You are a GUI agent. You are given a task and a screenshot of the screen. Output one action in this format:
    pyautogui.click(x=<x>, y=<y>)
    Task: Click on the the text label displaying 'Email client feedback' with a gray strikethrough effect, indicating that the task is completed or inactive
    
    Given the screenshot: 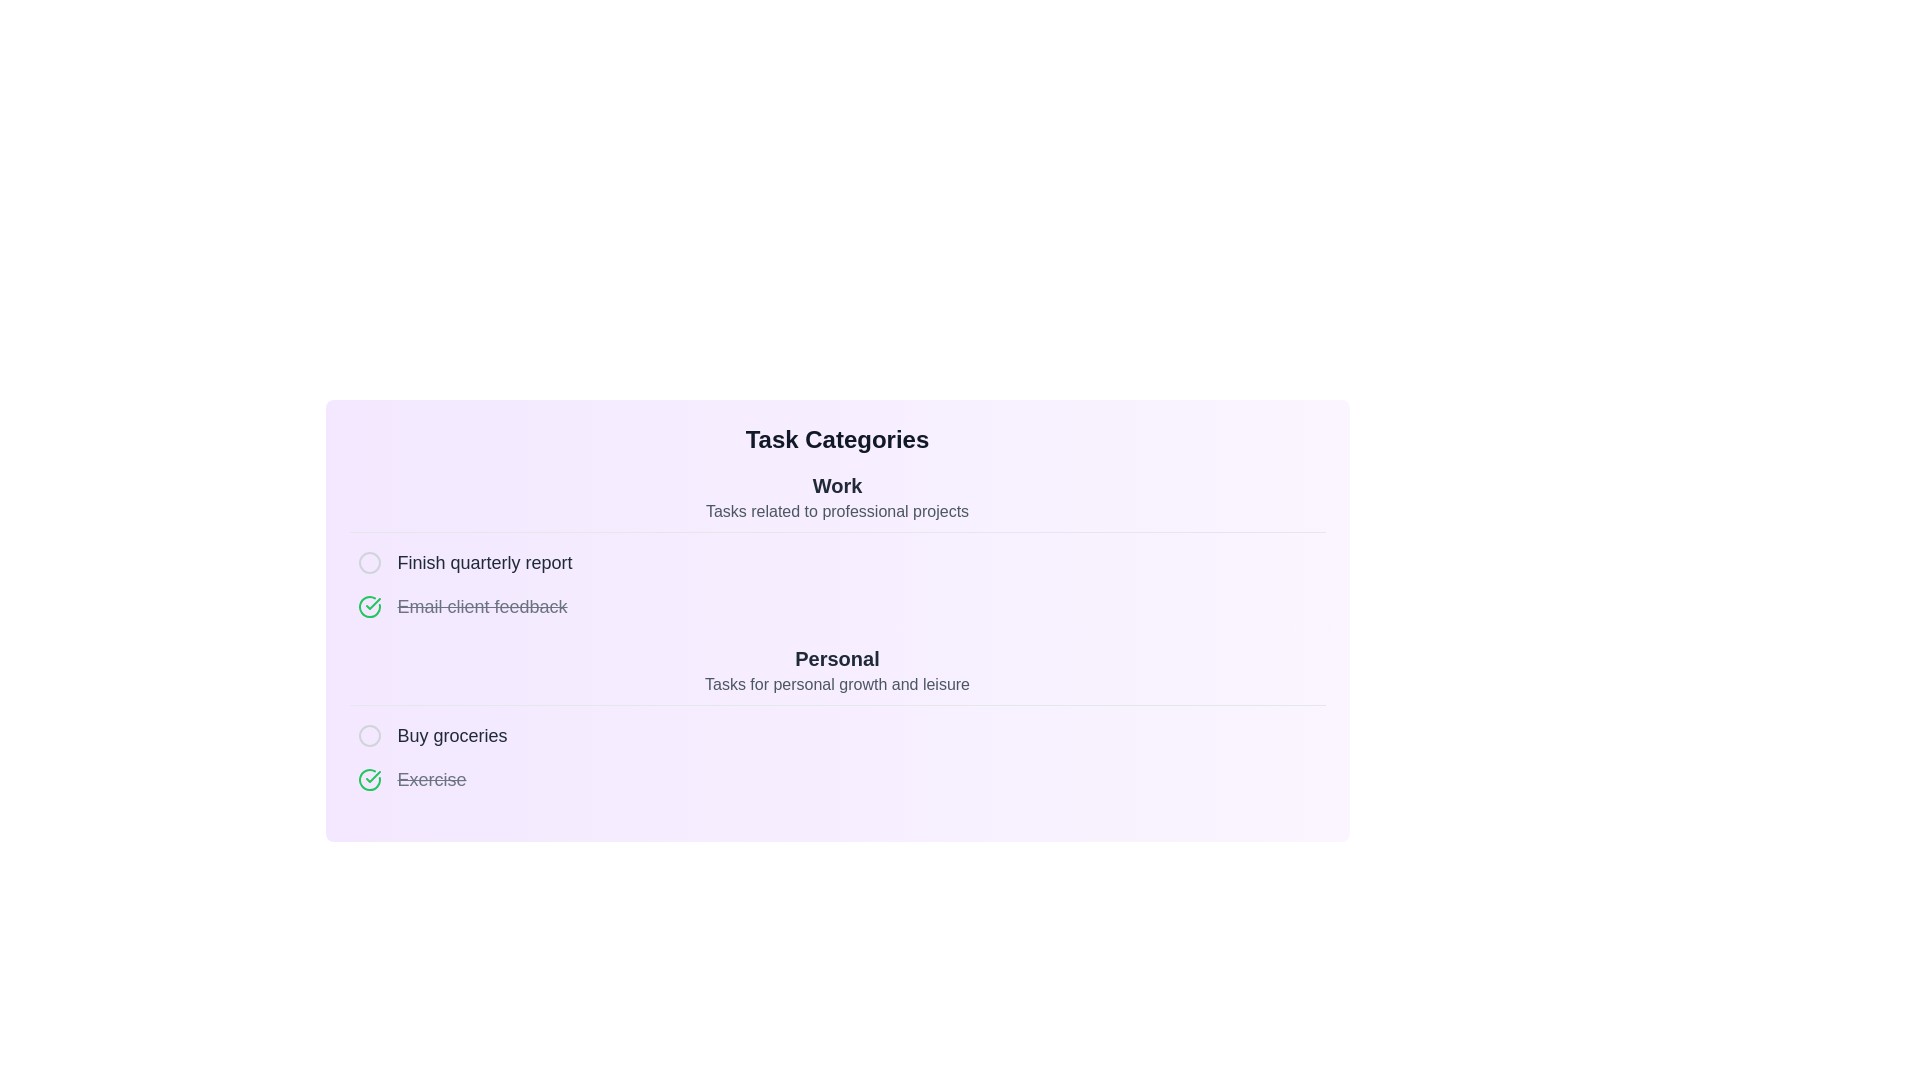 What is the action you would take?
    pyautogui.click(x=482, y=605)
    